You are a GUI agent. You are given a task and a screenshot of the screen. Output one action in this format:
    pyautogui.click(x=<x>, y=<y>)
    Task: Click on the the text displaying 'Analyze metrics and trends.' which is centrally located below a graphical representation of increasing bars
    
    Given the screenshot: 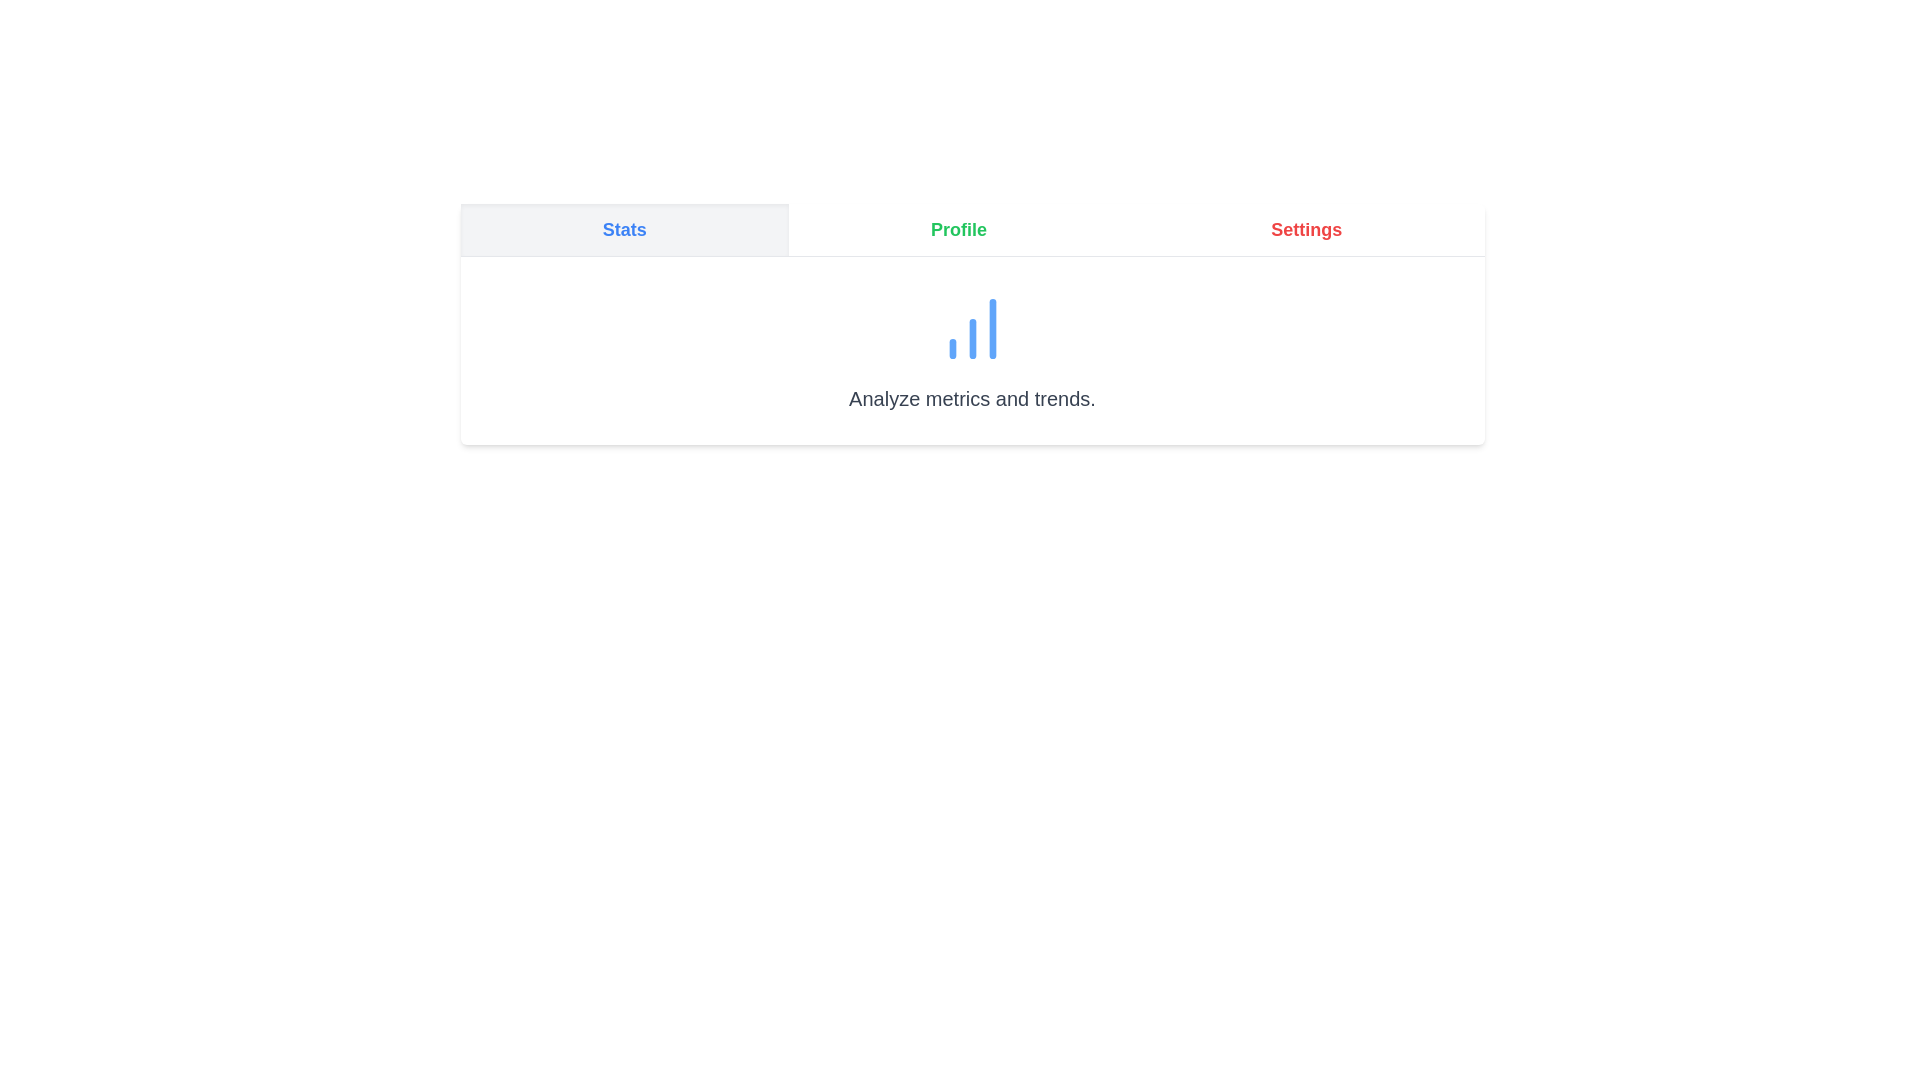 What is the action you would take?
    pyautogui.click(x=972, y=398)
    